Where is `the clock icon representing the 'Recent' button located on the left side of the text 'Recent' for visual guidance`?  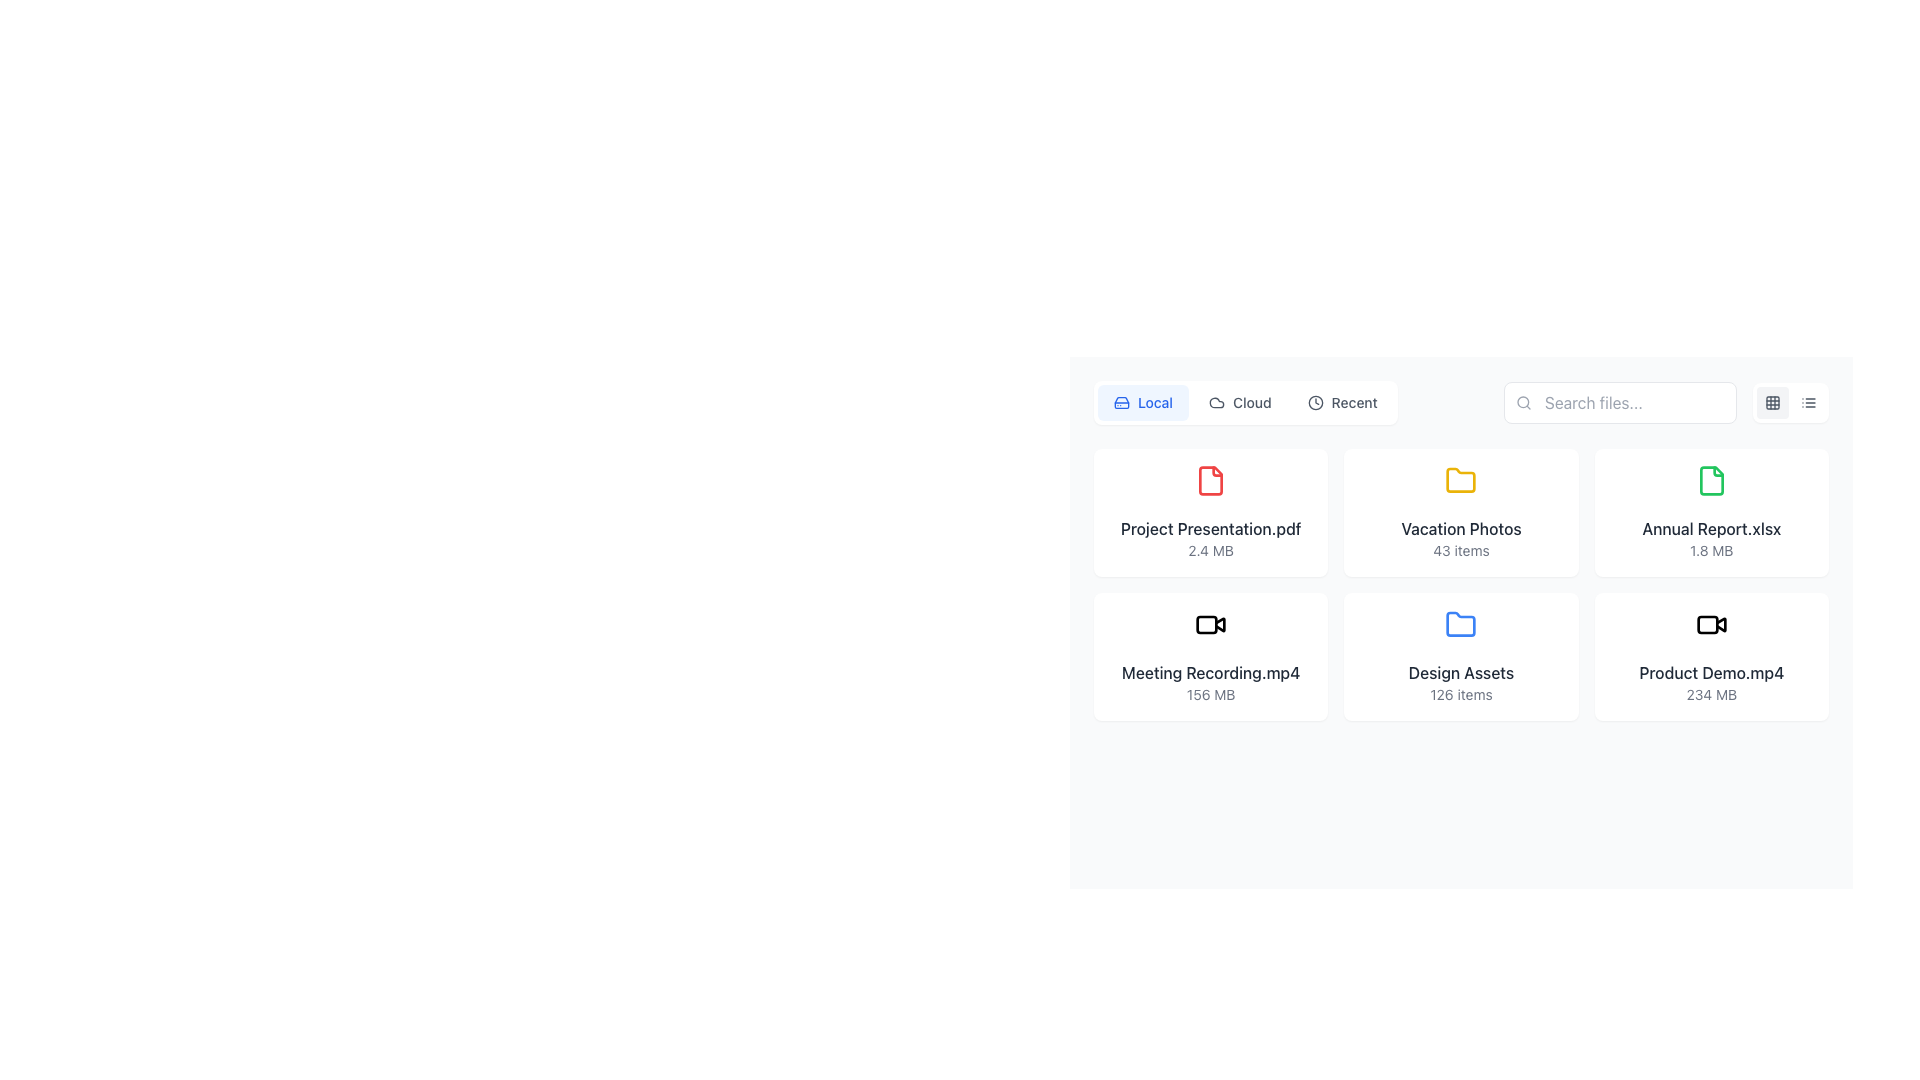 the clock icon representing the 'Recent' button located on the left side of the text 'Recent' for visual guidance is located at coordinates (1315, 402).